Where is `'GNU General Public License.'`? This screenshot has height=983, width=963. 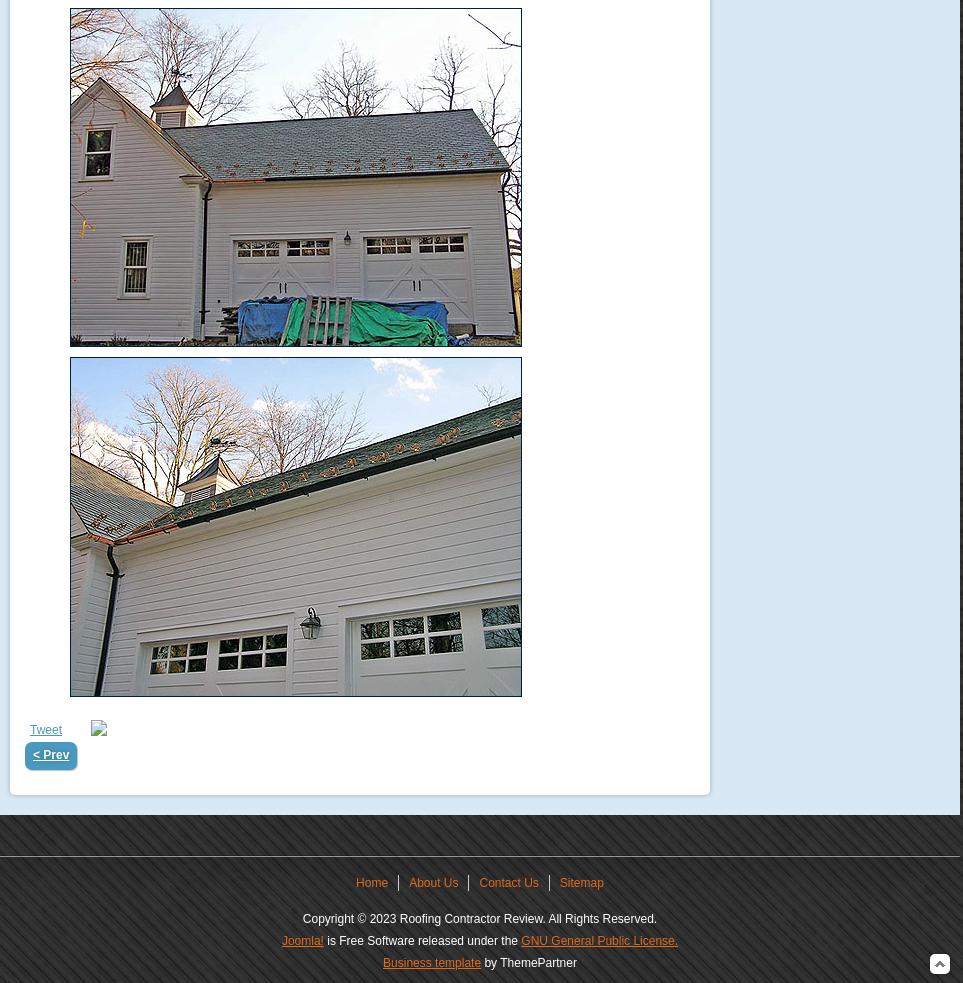 'GNU General Public License.' is located at coordinates (599, 941).